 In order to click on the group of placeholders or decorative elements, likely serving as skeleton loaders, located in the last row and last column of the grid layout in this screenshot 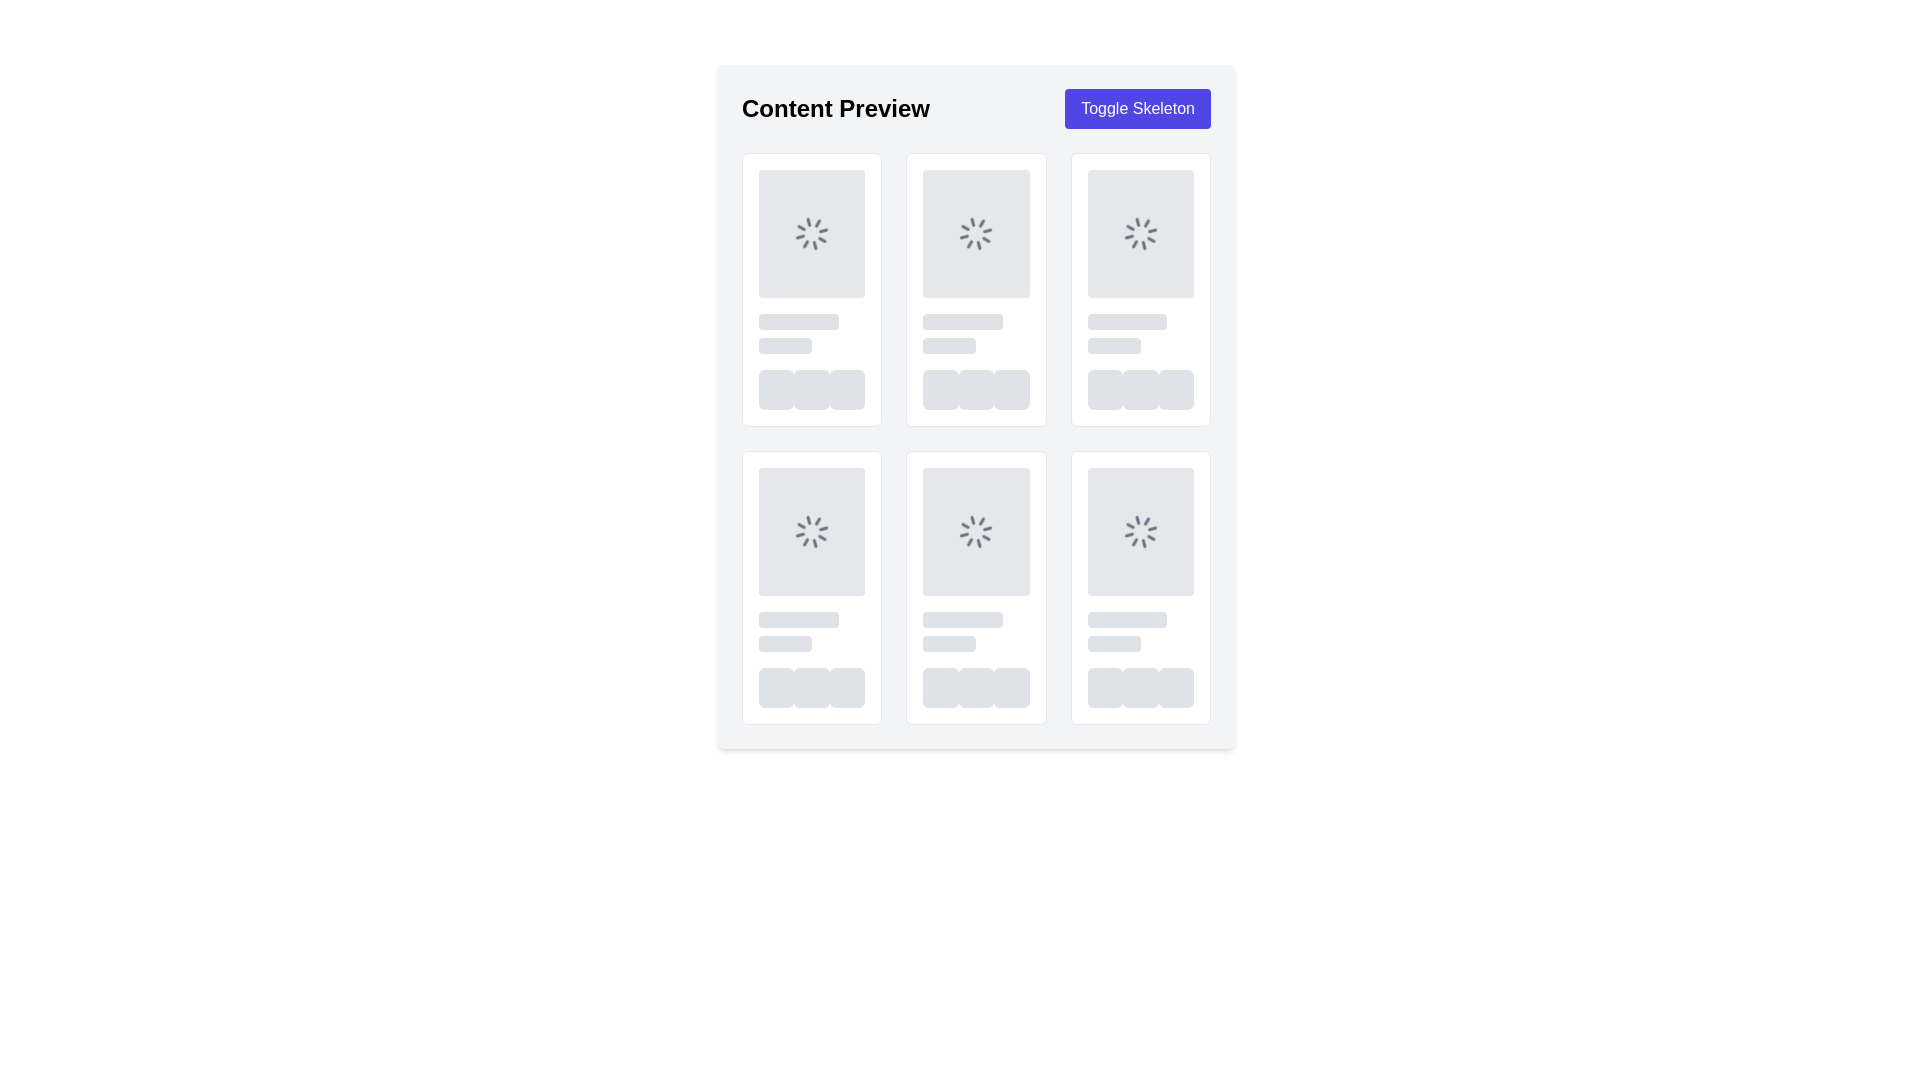, I will do `click(1140, 389)`.